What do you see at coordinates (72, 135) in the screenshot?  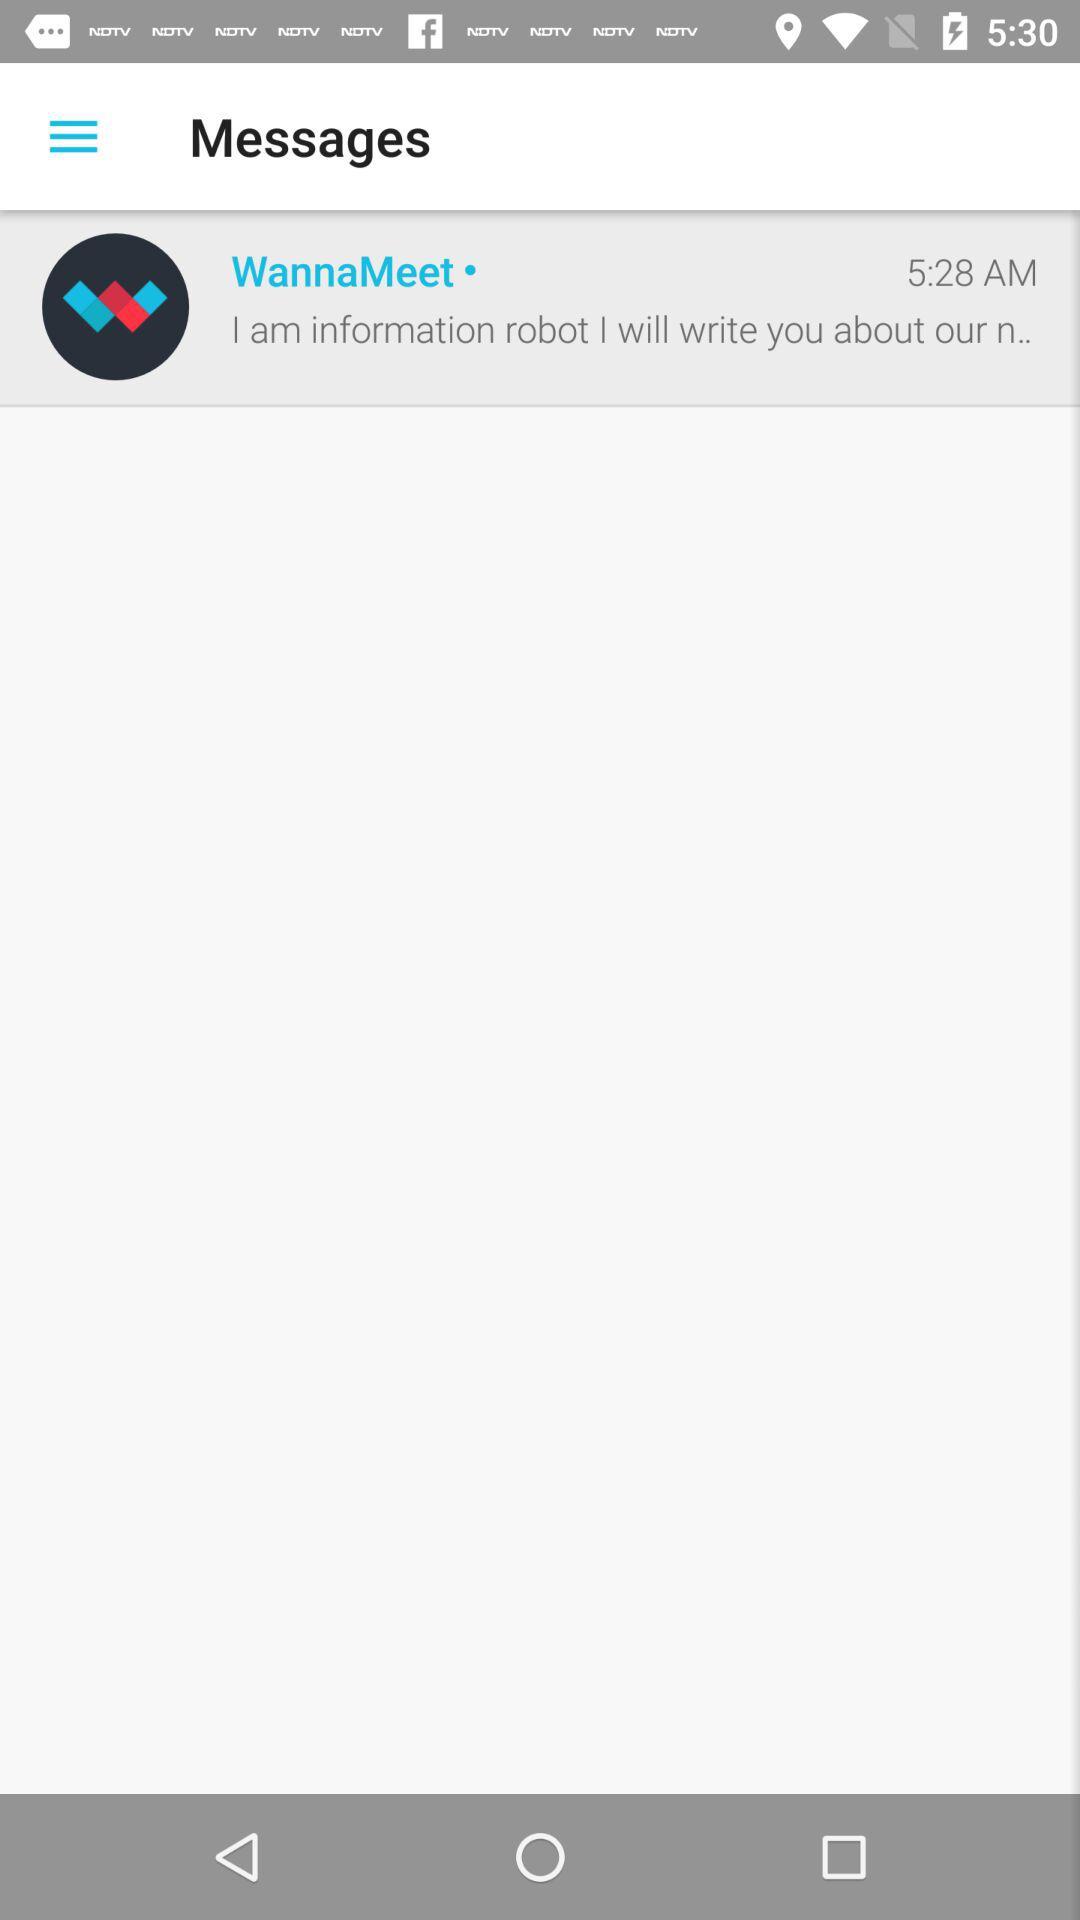 I see `open a list of options` at bounding box center [72, 135].